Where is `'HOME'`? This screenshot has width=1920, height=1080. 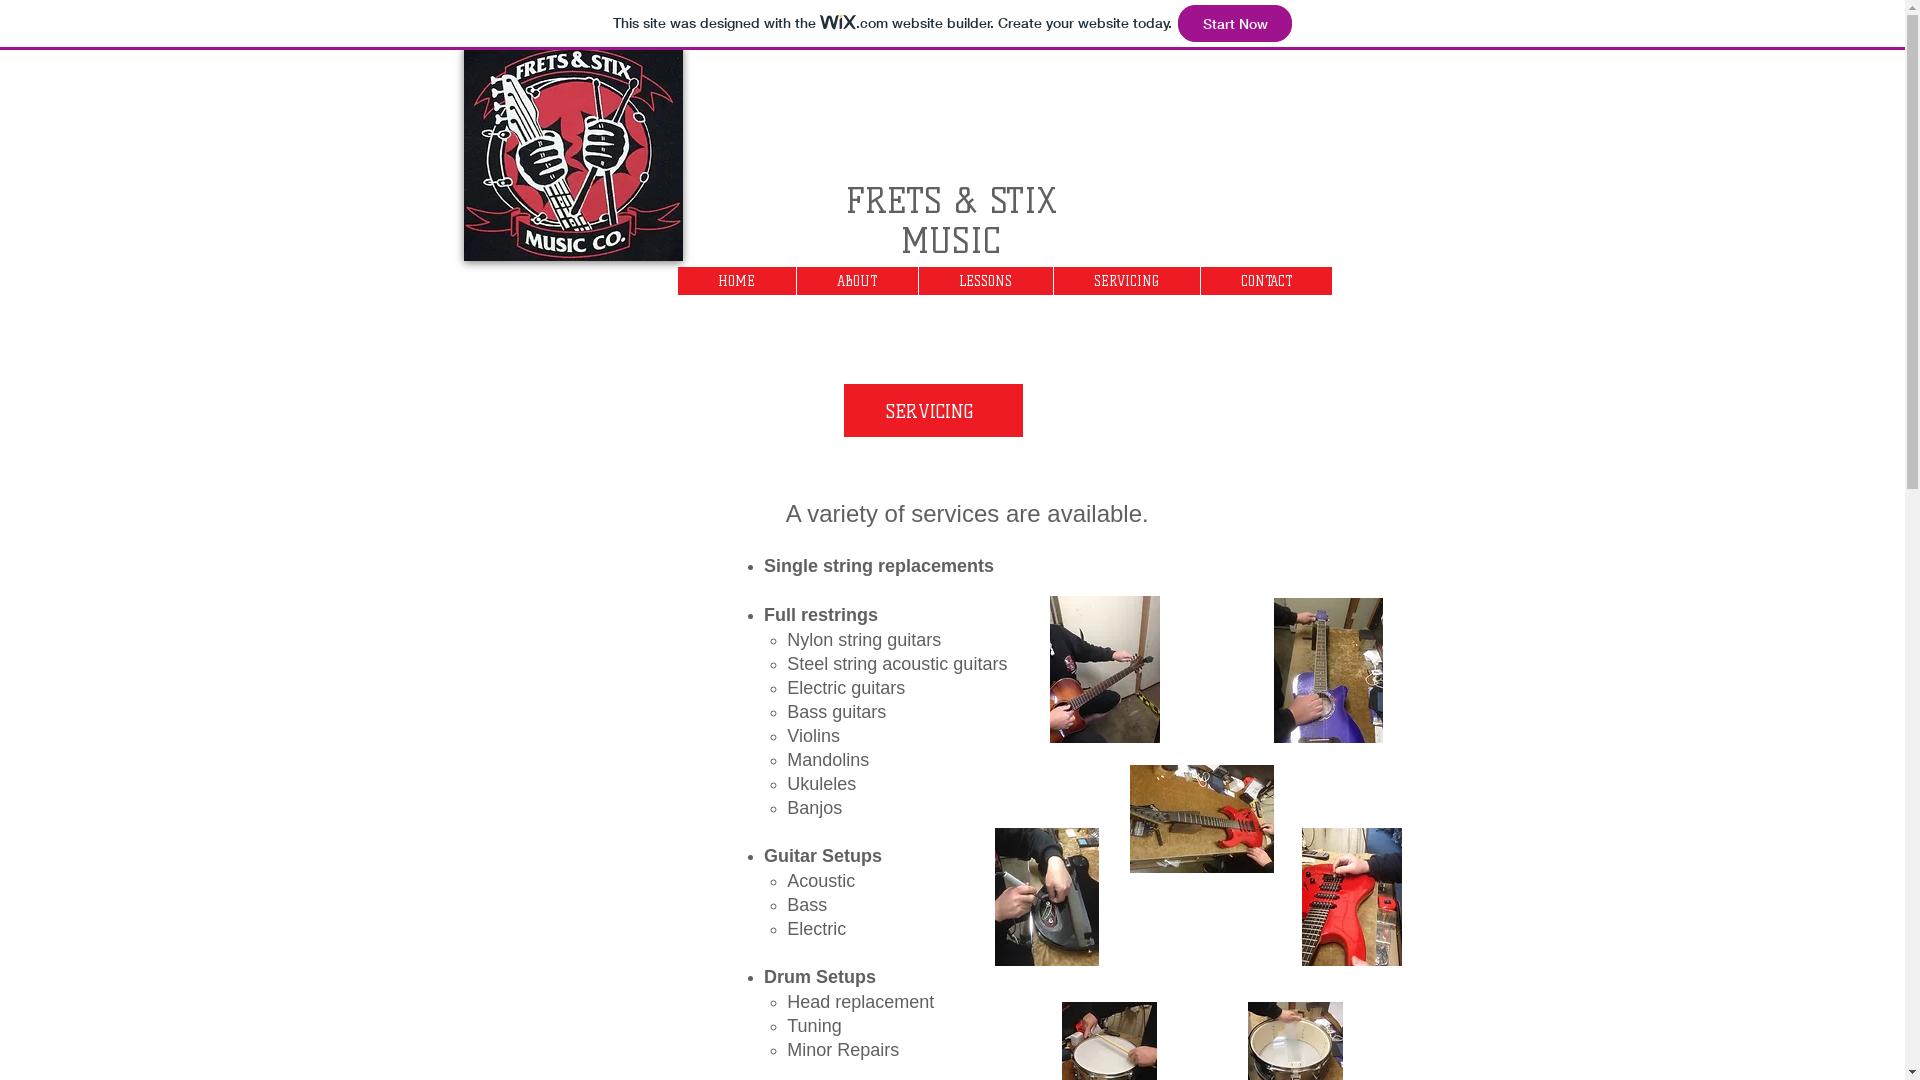 'HOME' is located at coordinates (736, 281).